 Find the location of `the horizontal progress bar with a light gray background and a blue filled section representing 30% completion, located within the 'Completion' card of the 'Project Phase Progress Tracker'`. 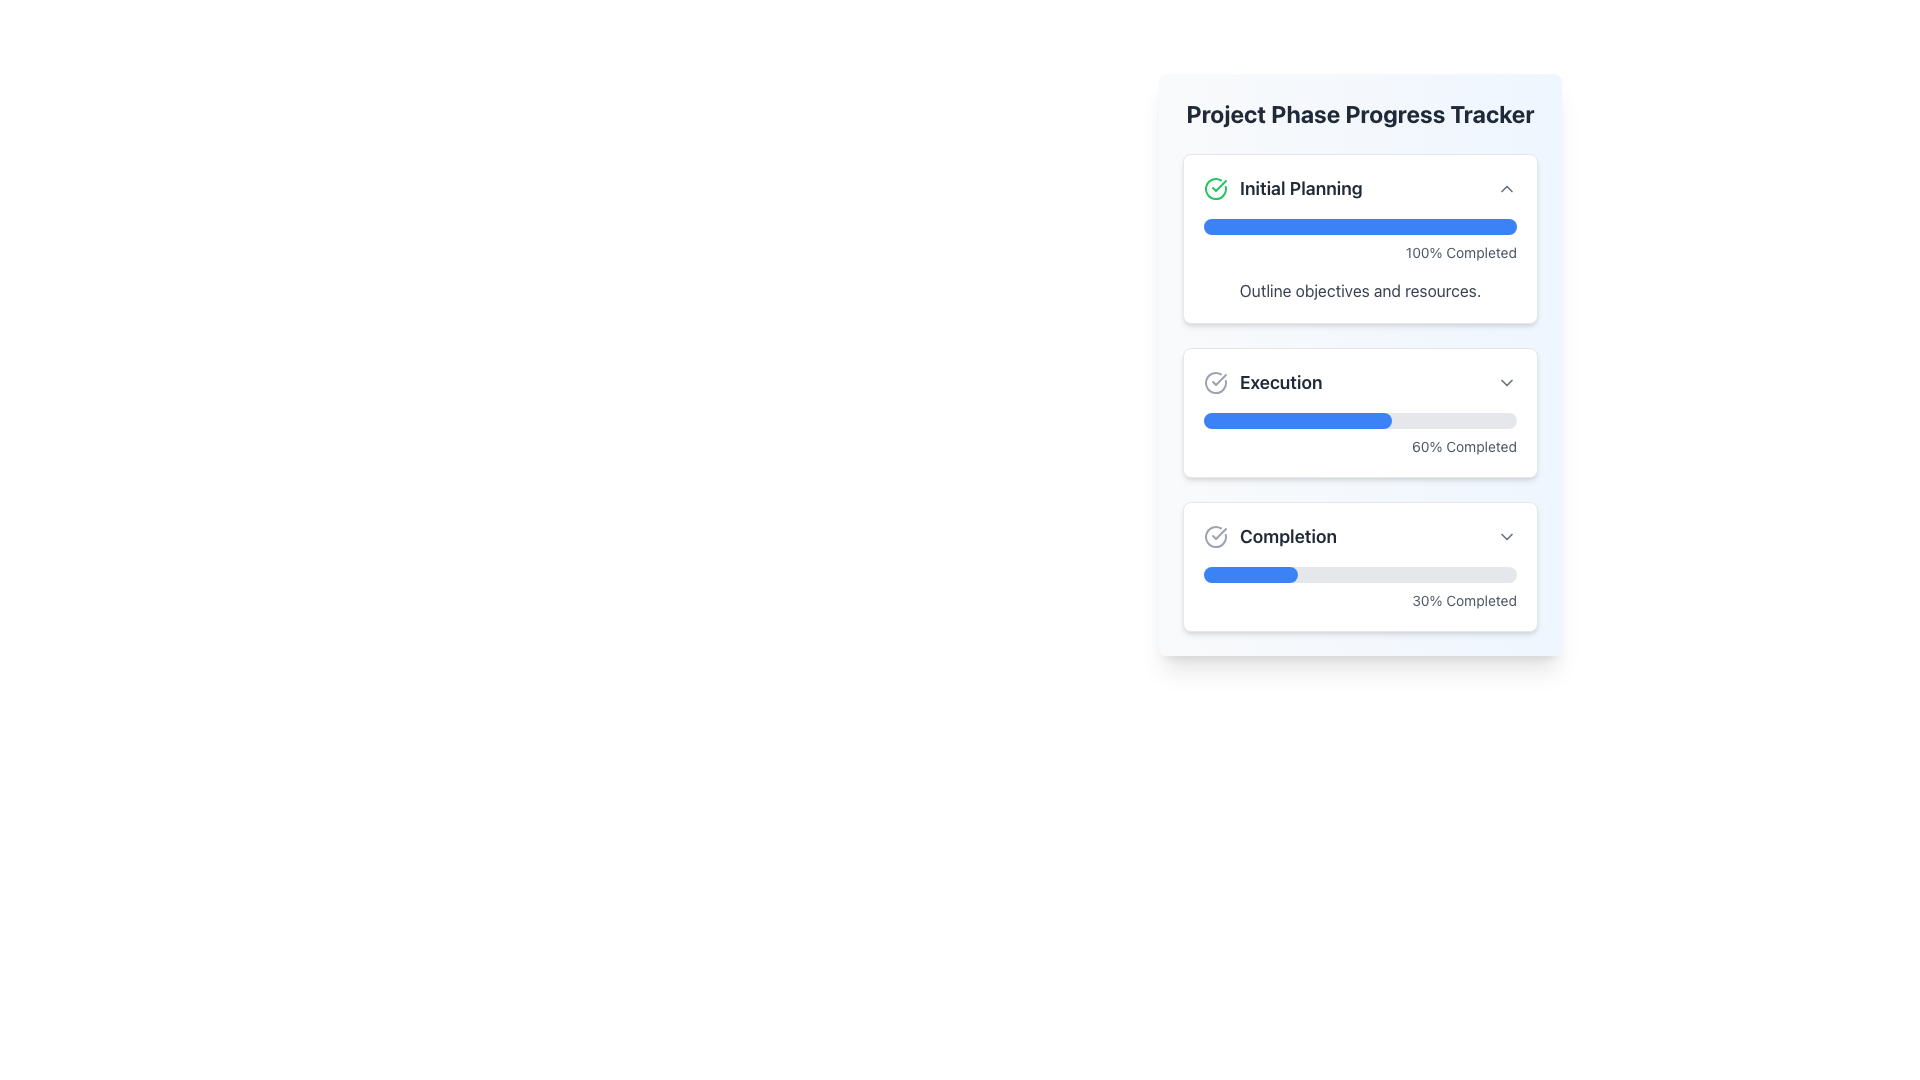

the horizontal progress bar with a light gray background and a blue filled section representing 30% completion, located within the 'Completion' card of the 'Project Phase Progress Tracker' is located at coordinates (1360, 574).